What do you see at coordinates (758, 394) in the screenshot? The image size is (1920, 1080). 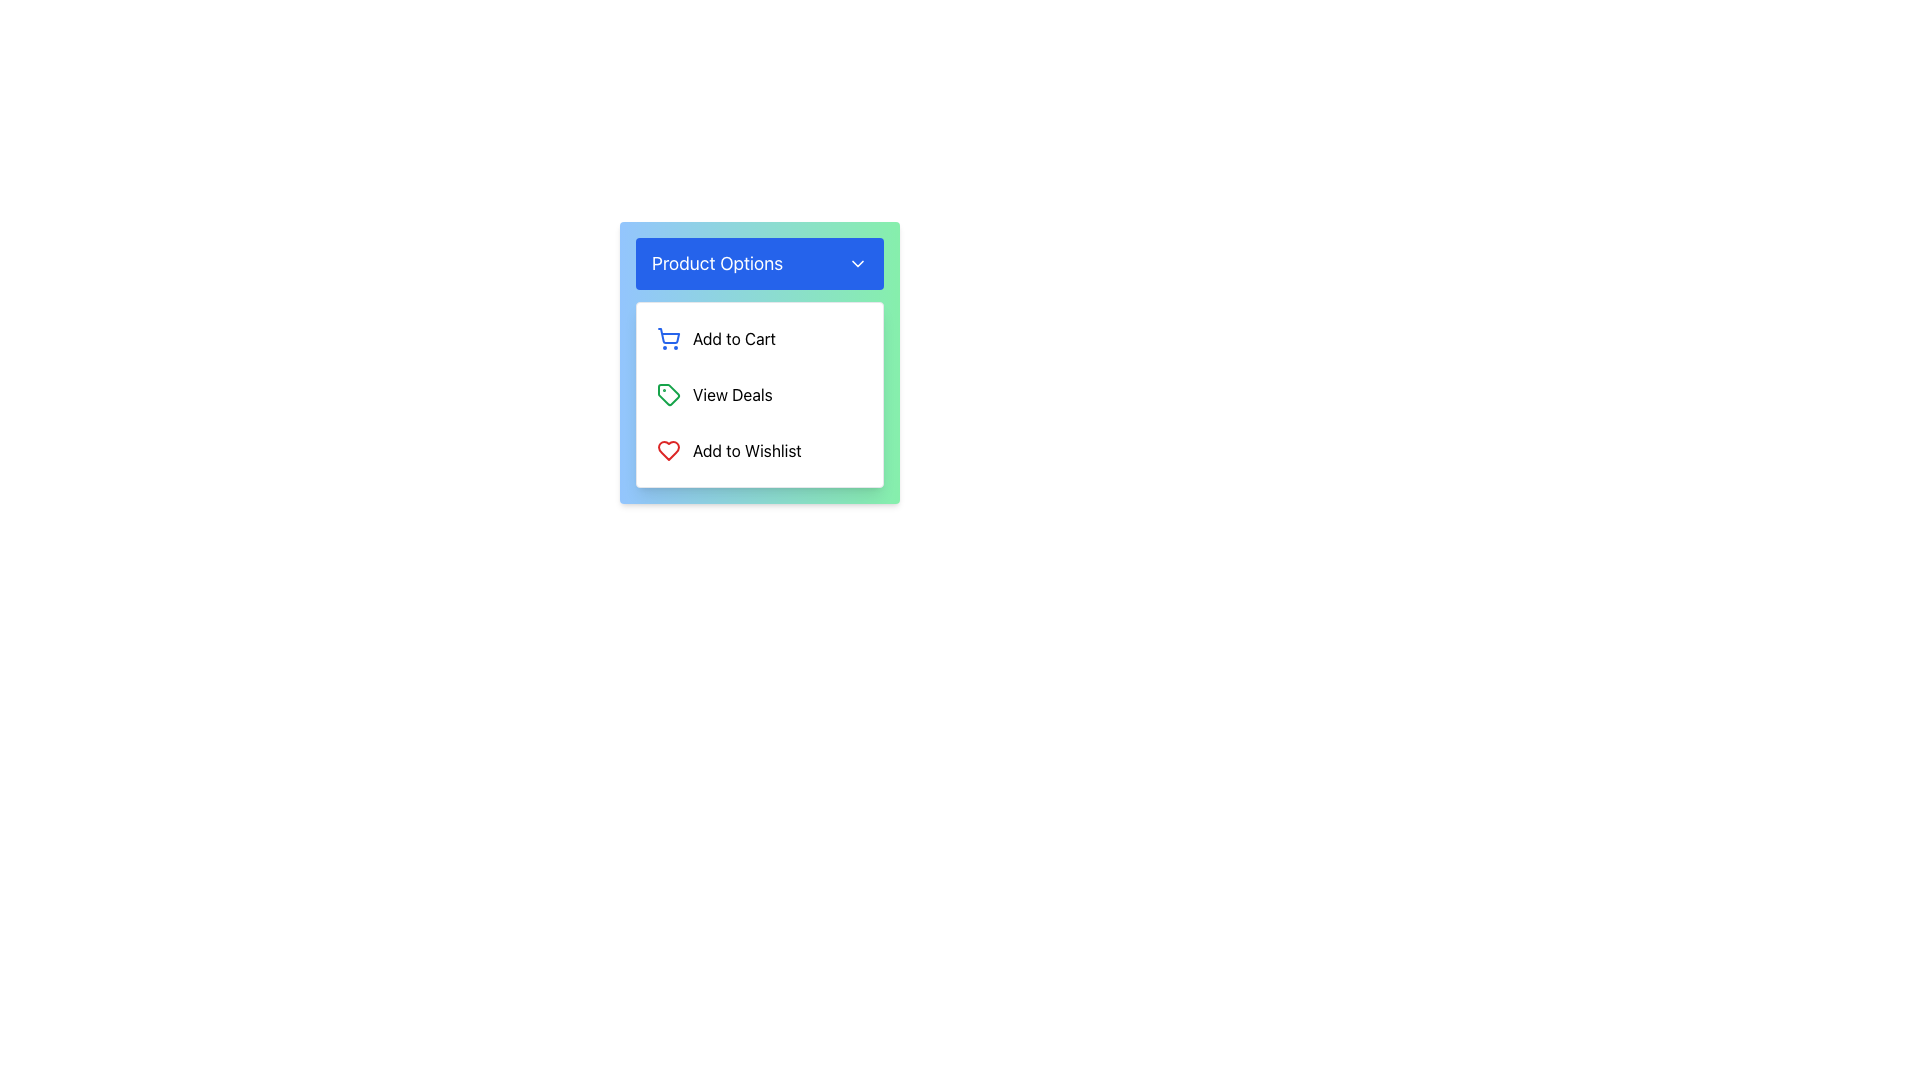 I see `the second menu item labeled 'View Deals' under 'Product Options'` at bounding box center [758, 394].